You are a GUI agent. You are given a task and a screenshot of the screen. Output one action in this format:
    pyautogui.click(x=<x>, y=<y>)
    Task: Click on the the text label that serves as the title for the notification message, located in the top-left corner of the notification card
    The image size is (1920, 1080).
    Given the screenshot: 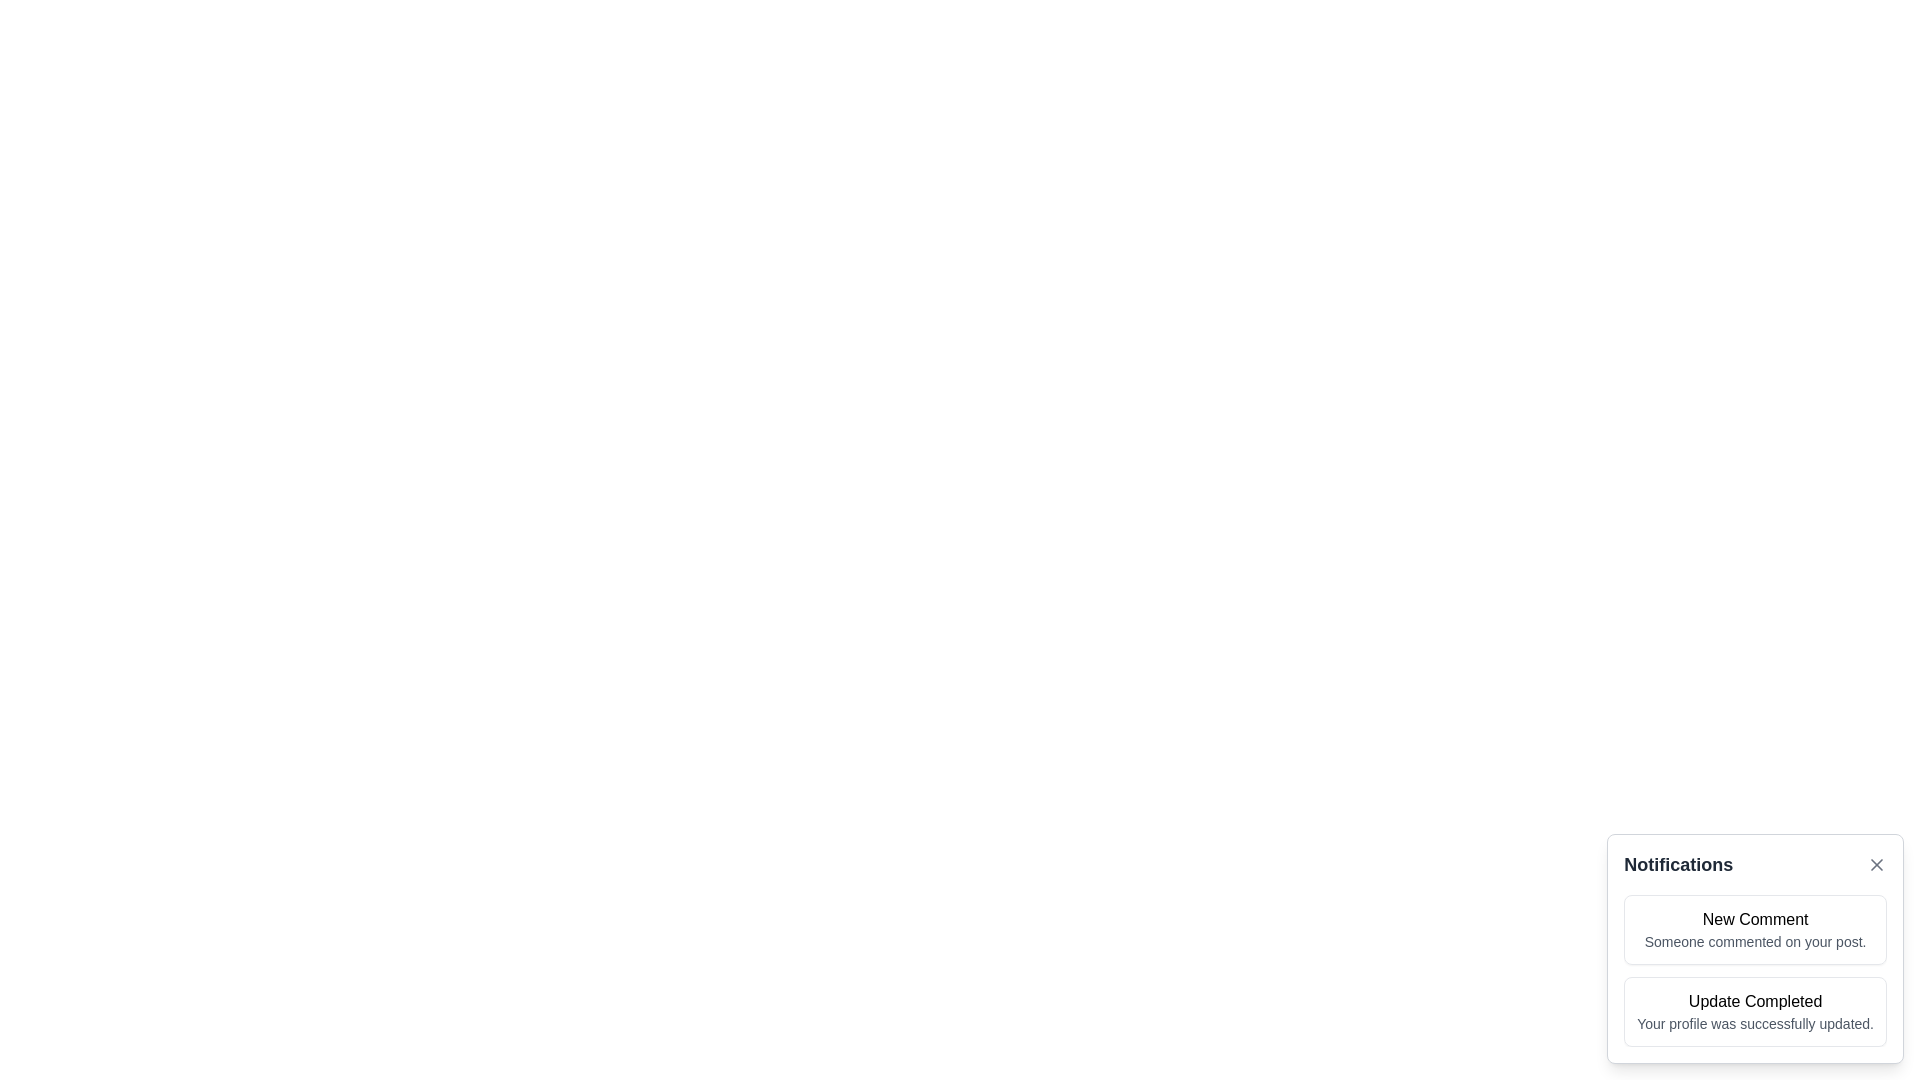 What is the action you would take?
    pyautogui.click(x=1754, y=920)
    